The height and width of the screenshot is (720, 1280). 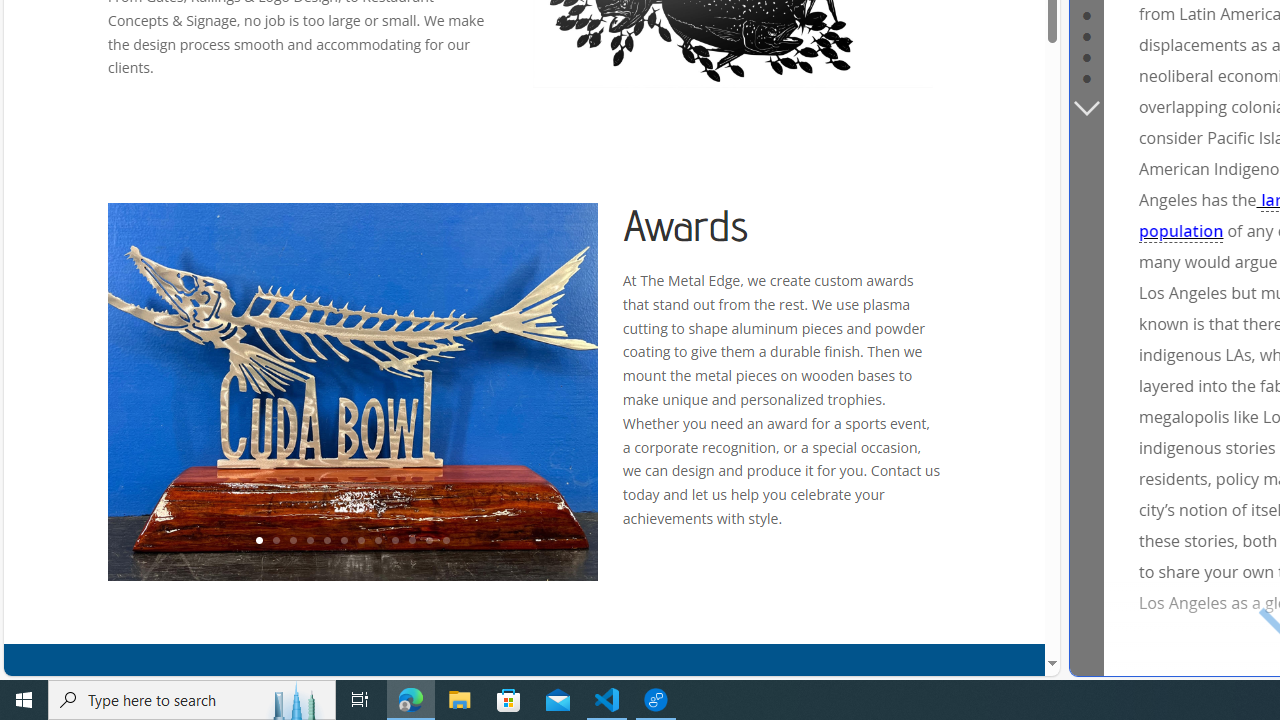 I want to click on '12', so click(x=445, y=541).